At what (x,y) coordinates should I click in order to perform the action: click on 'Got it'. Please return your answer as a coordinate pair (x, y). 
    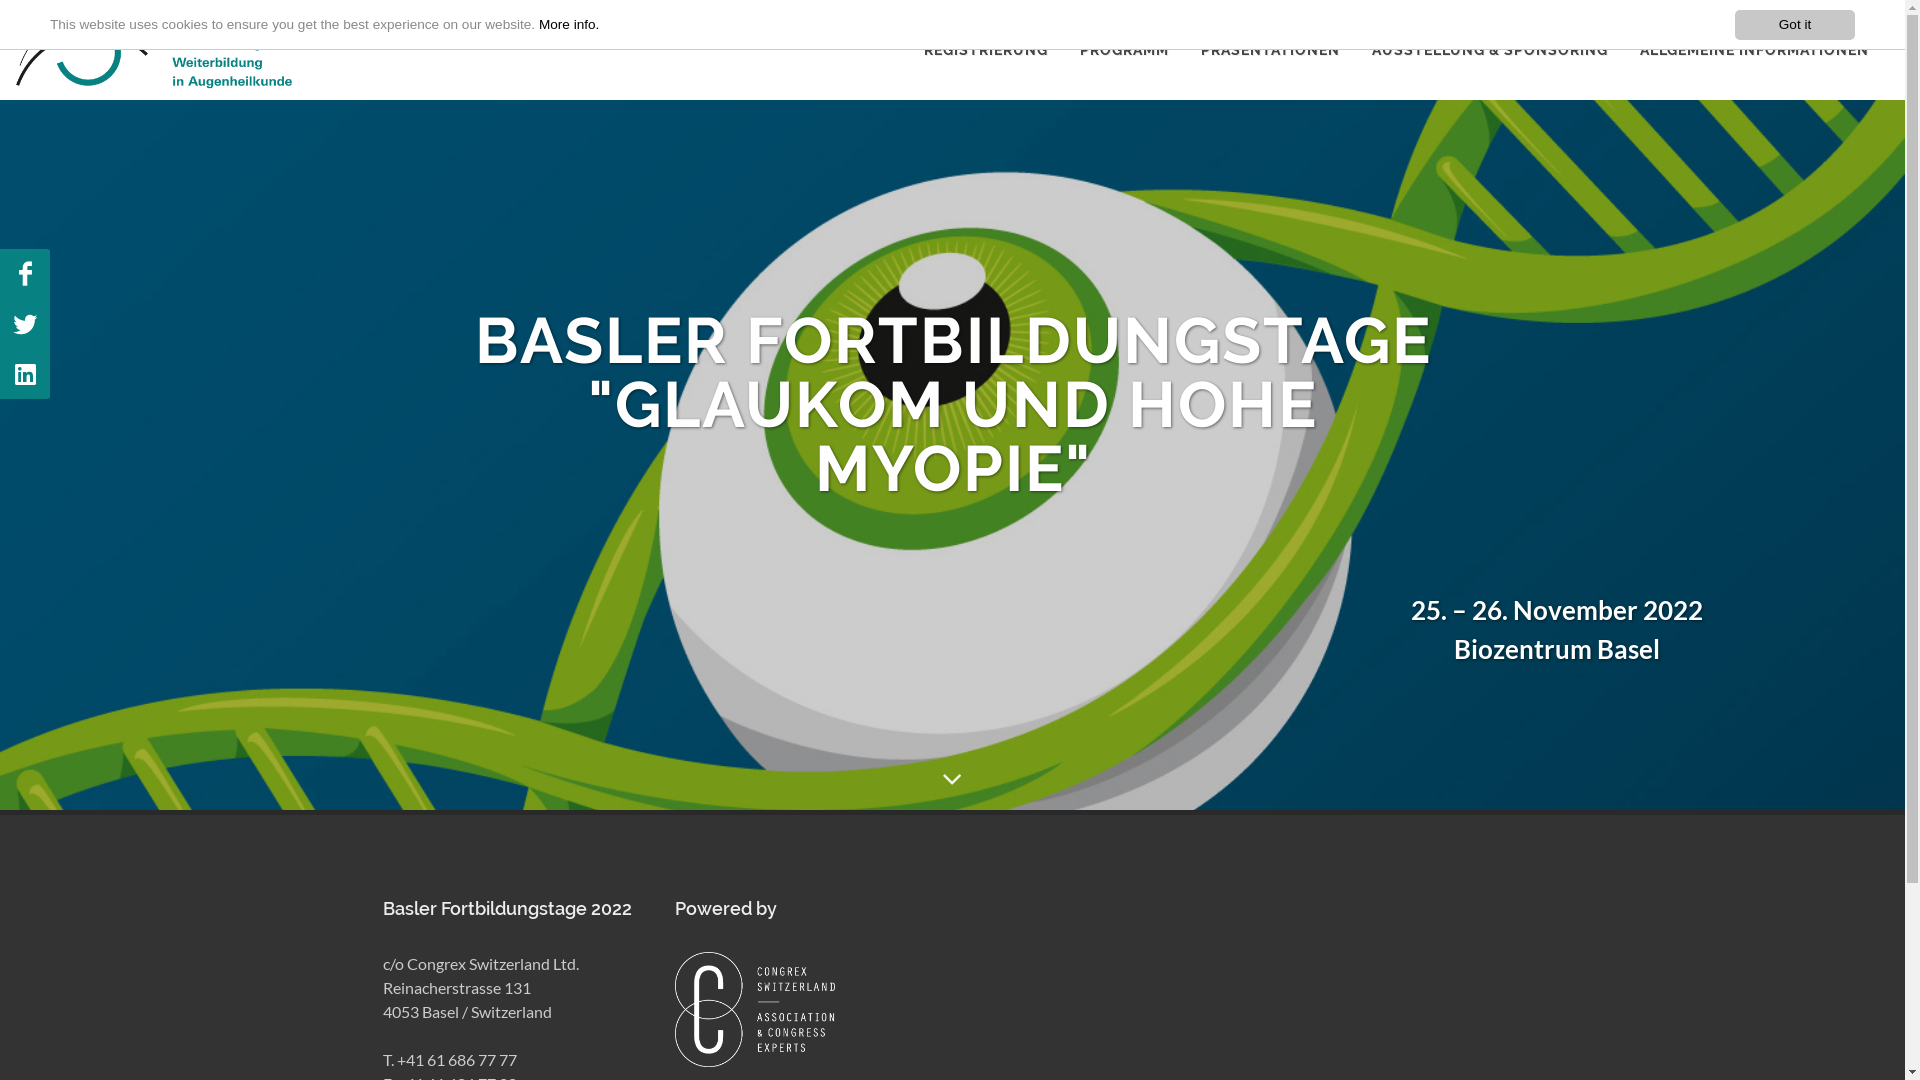
    Looking at the image, I should click on (1795, 24).